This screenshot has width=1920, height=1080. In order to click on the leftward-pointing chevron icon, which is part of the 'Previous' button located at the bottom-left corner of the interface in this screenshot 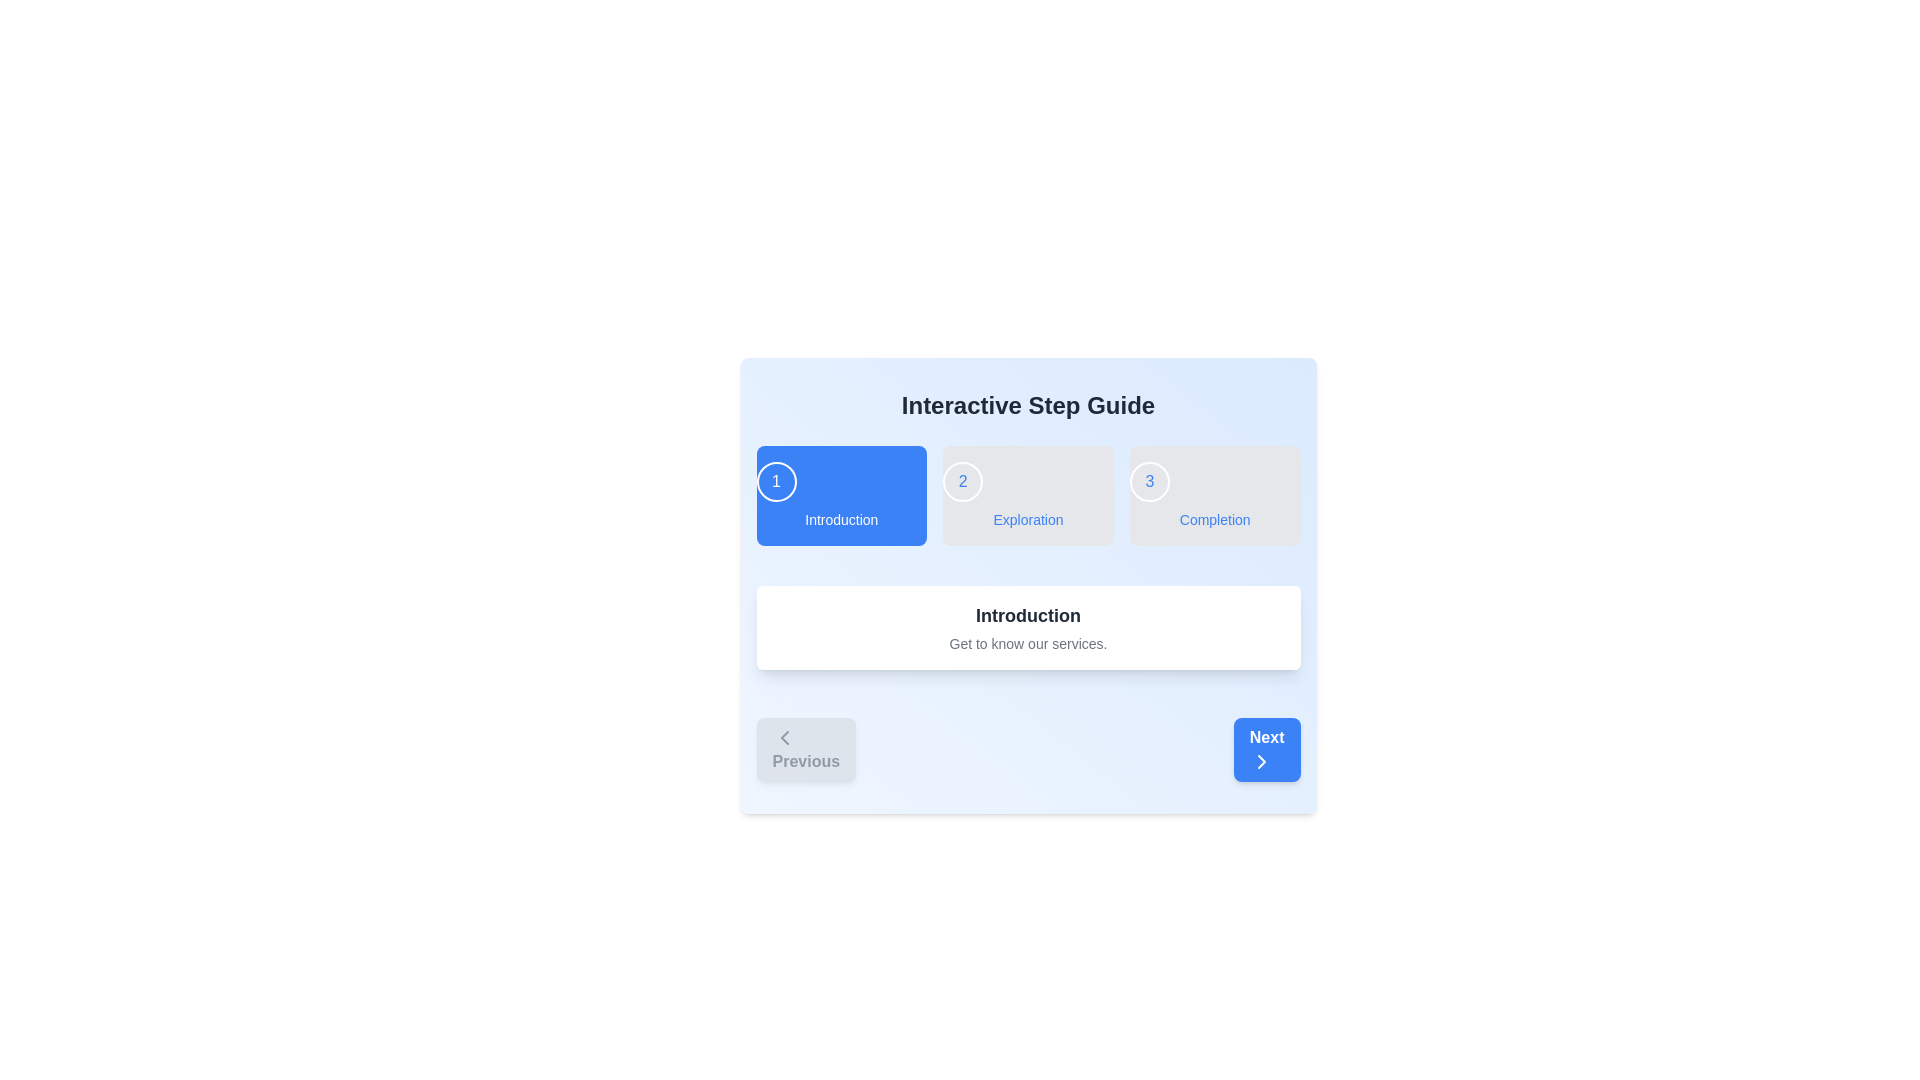, I will do `click(783, 737)`.